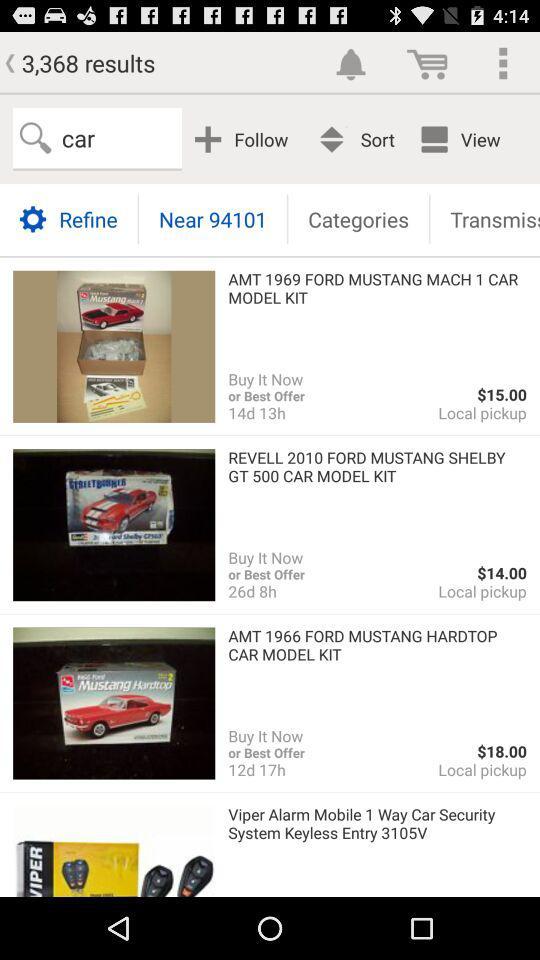  Describe the element at coordinates (211, 218) in the screenshot. I see `near 94101` at that location.